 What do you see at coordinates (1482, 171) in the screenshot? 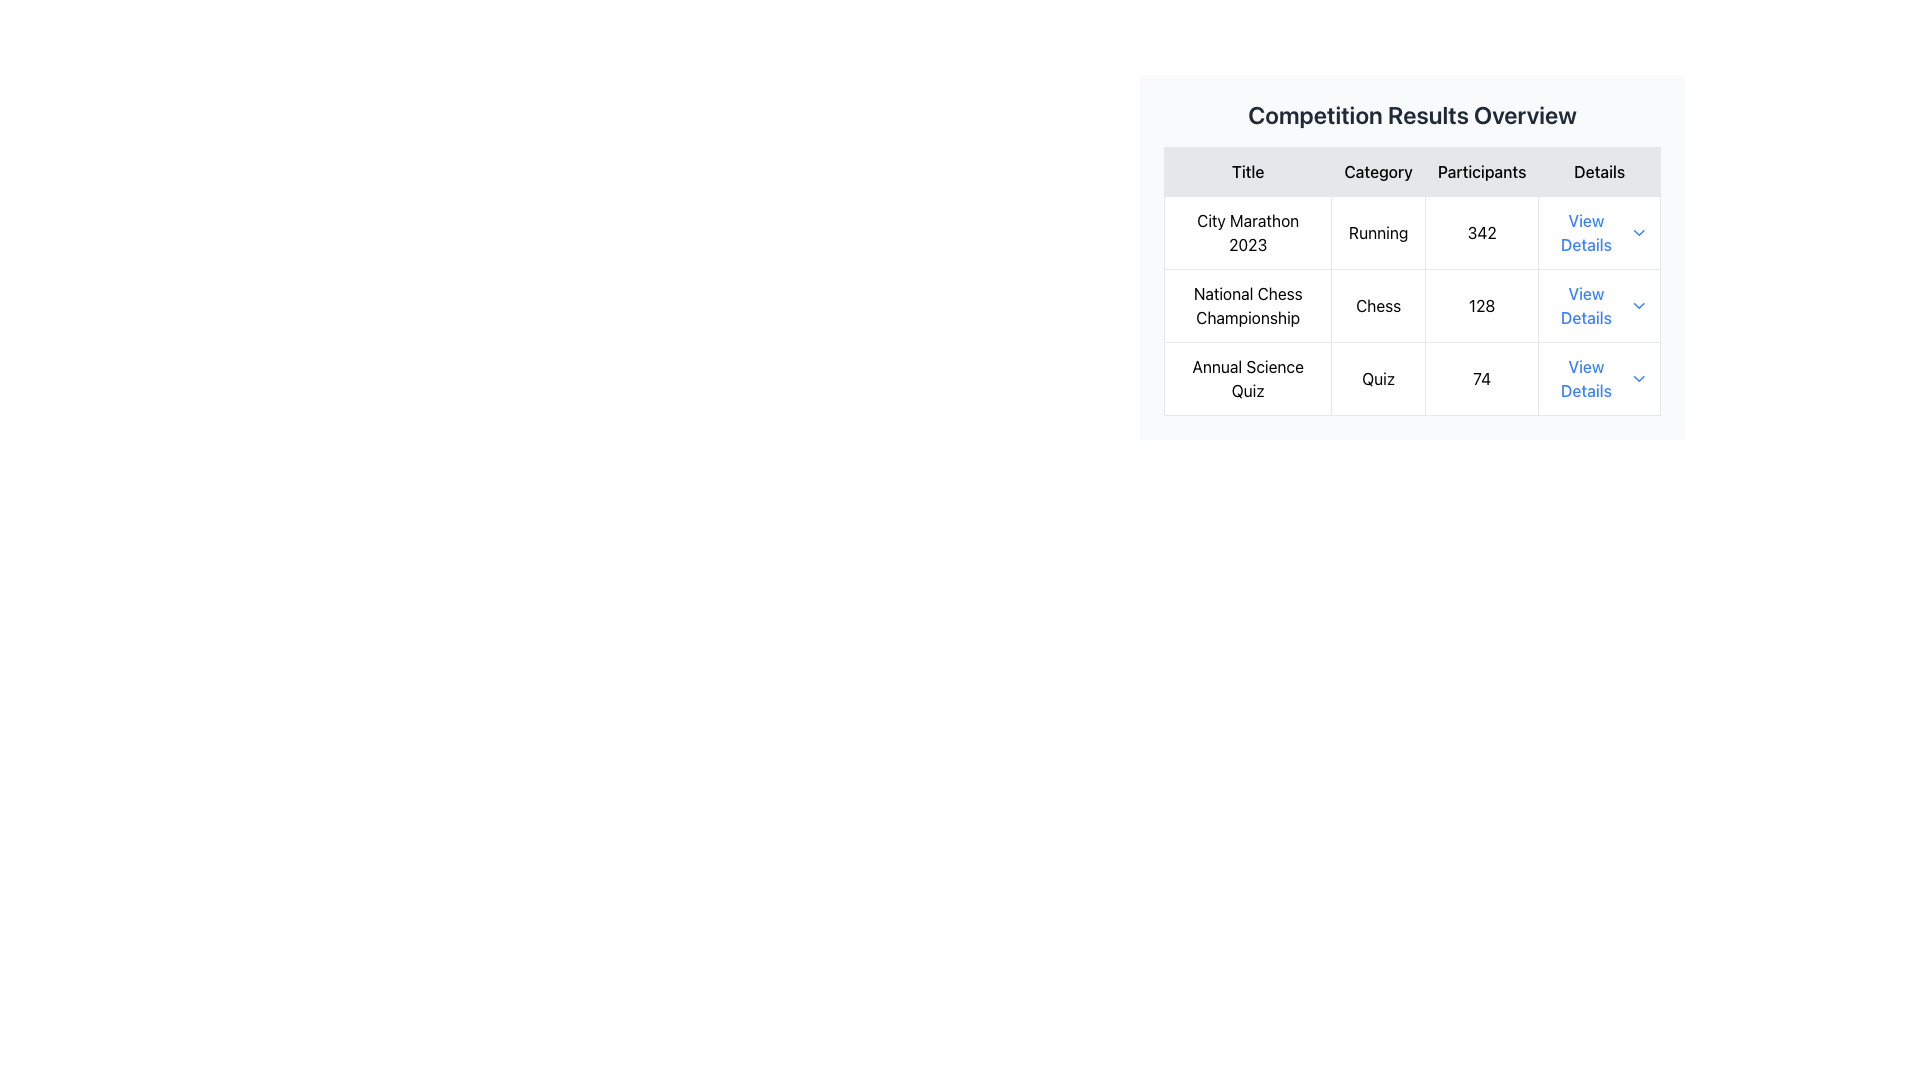
I see `the 'Participants' text label, which is styled with a light gray background and bold font, located in the header row of a table-like structure` at bounding box center [1482, 171].